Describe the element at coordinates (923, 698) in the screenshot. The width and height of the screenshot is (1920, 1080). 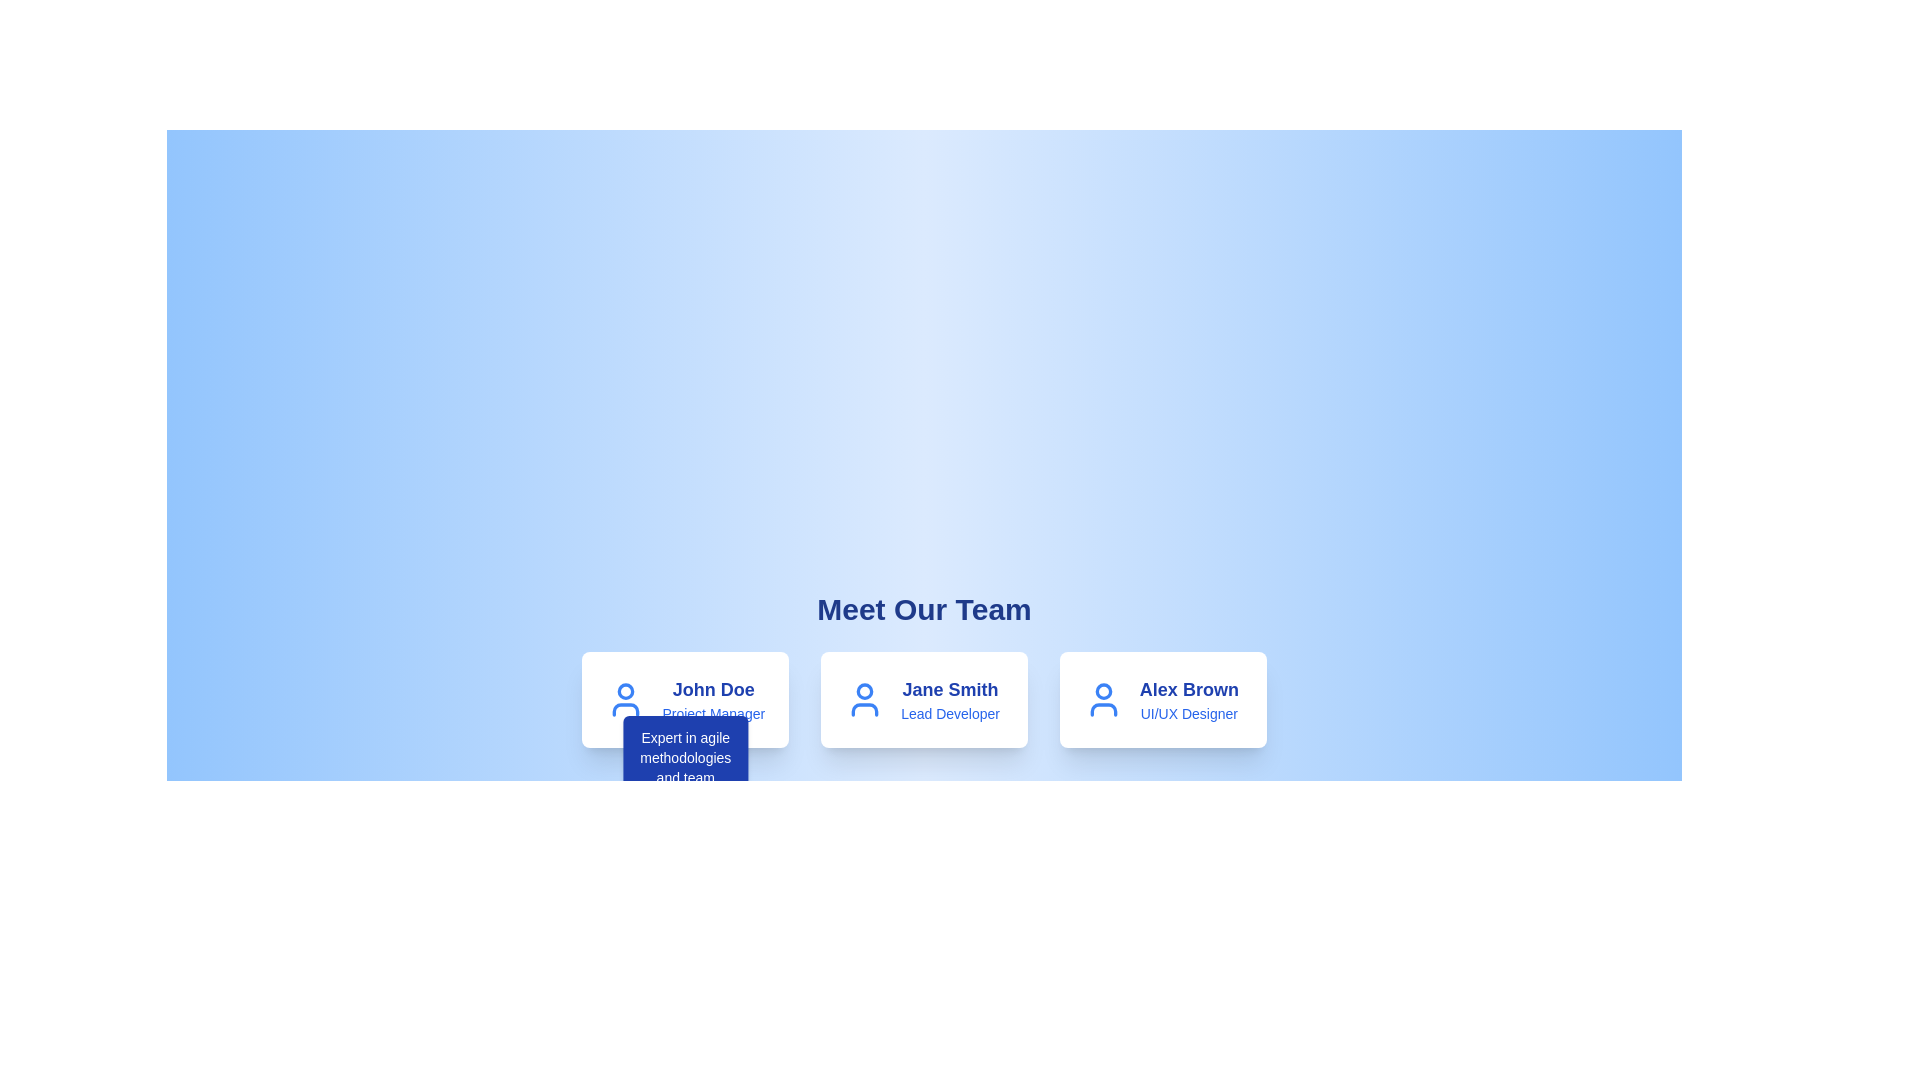
I see `the Profile card representing a team member in the 'Meet Our Team' showcase to view additional information` at that location.